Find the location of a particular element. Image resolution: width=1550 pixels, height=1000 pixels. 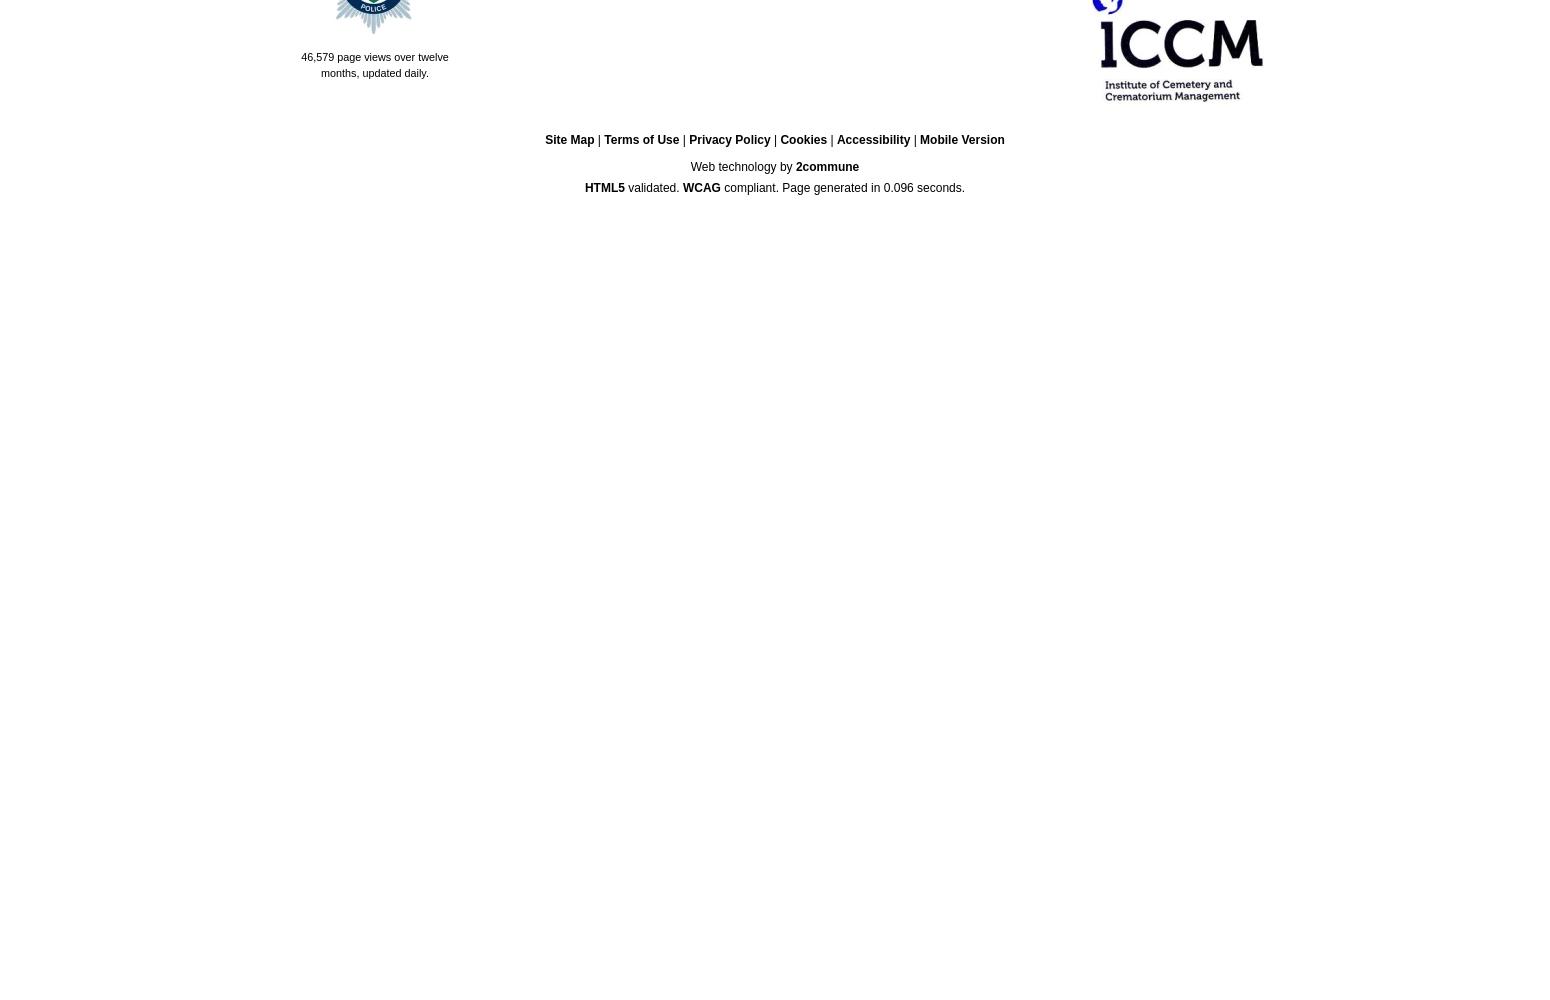

'2commune' is located at coordinates (825, 166).